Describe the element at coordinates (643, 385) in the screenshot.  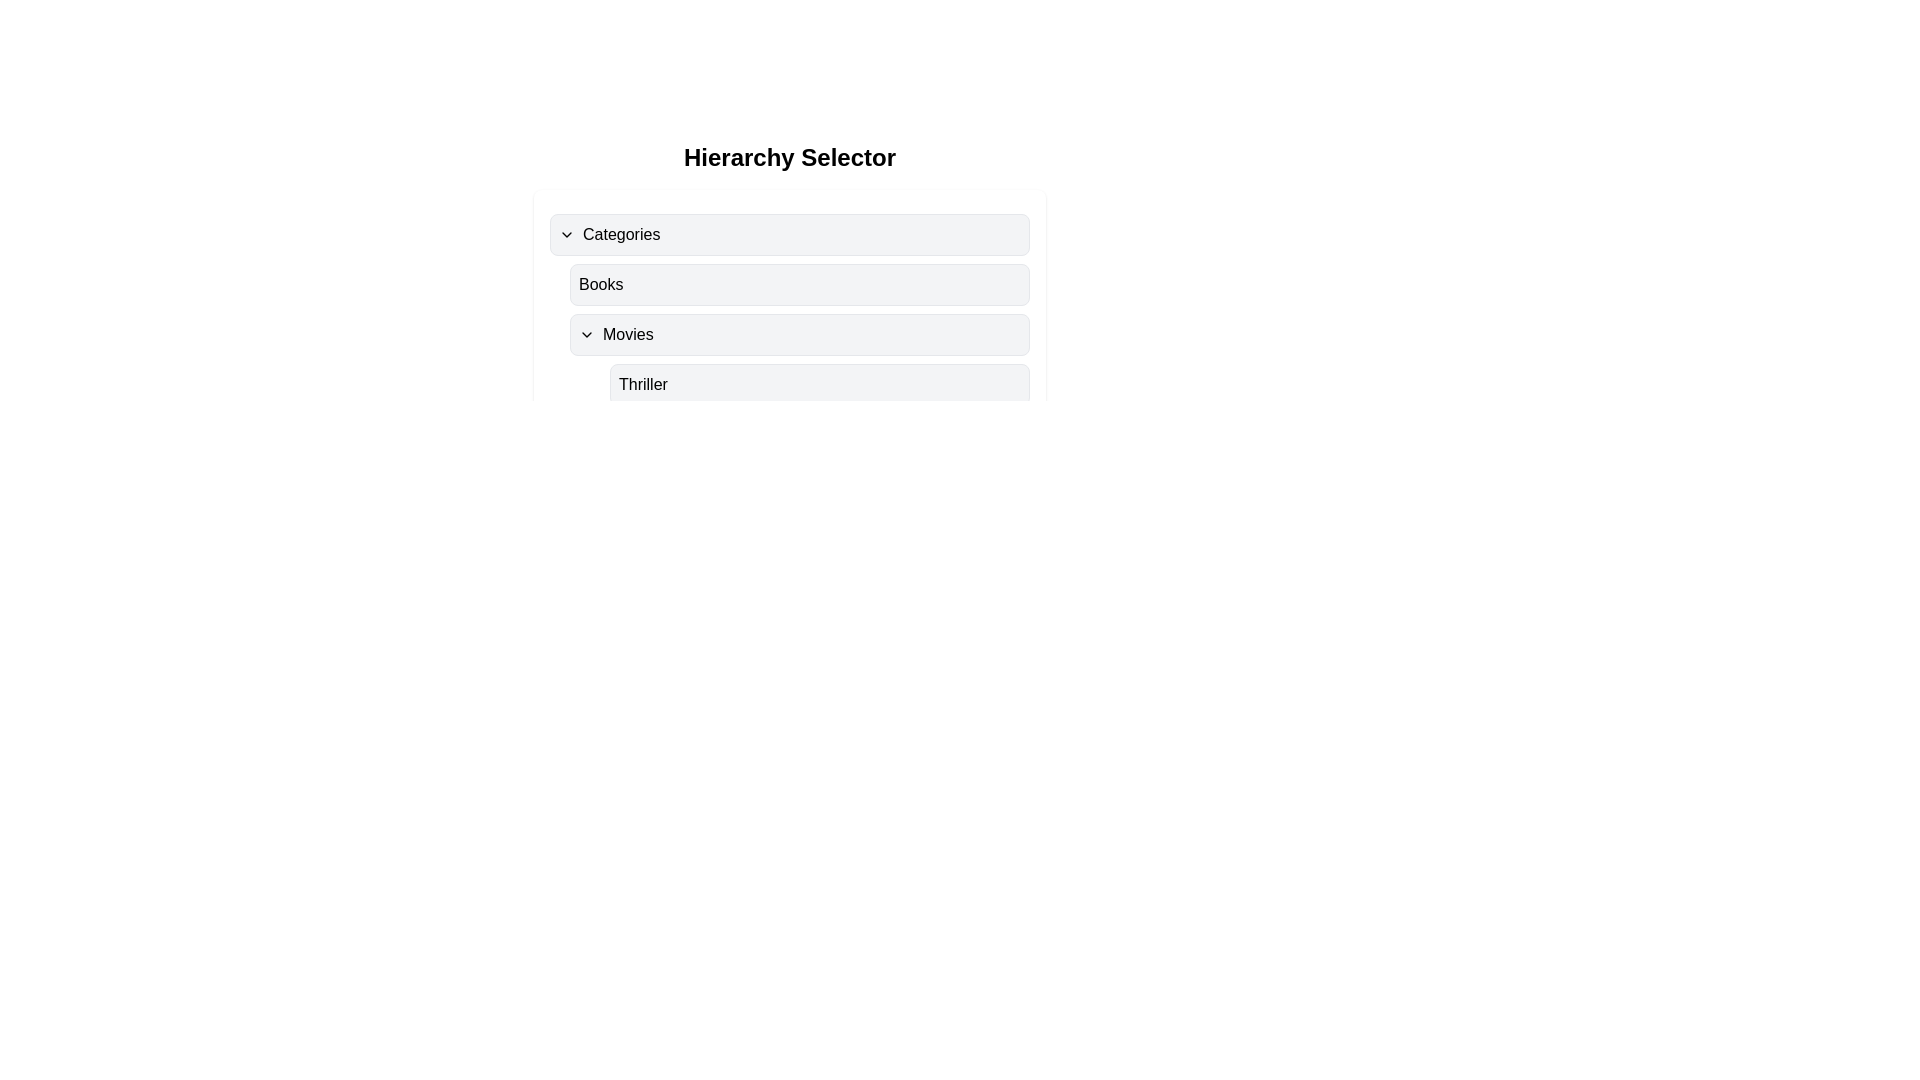
I see `the text label displaying 'Thriller', which is styled in bold font and located under the 'Movies' category in the hierarchical interface` at that location.